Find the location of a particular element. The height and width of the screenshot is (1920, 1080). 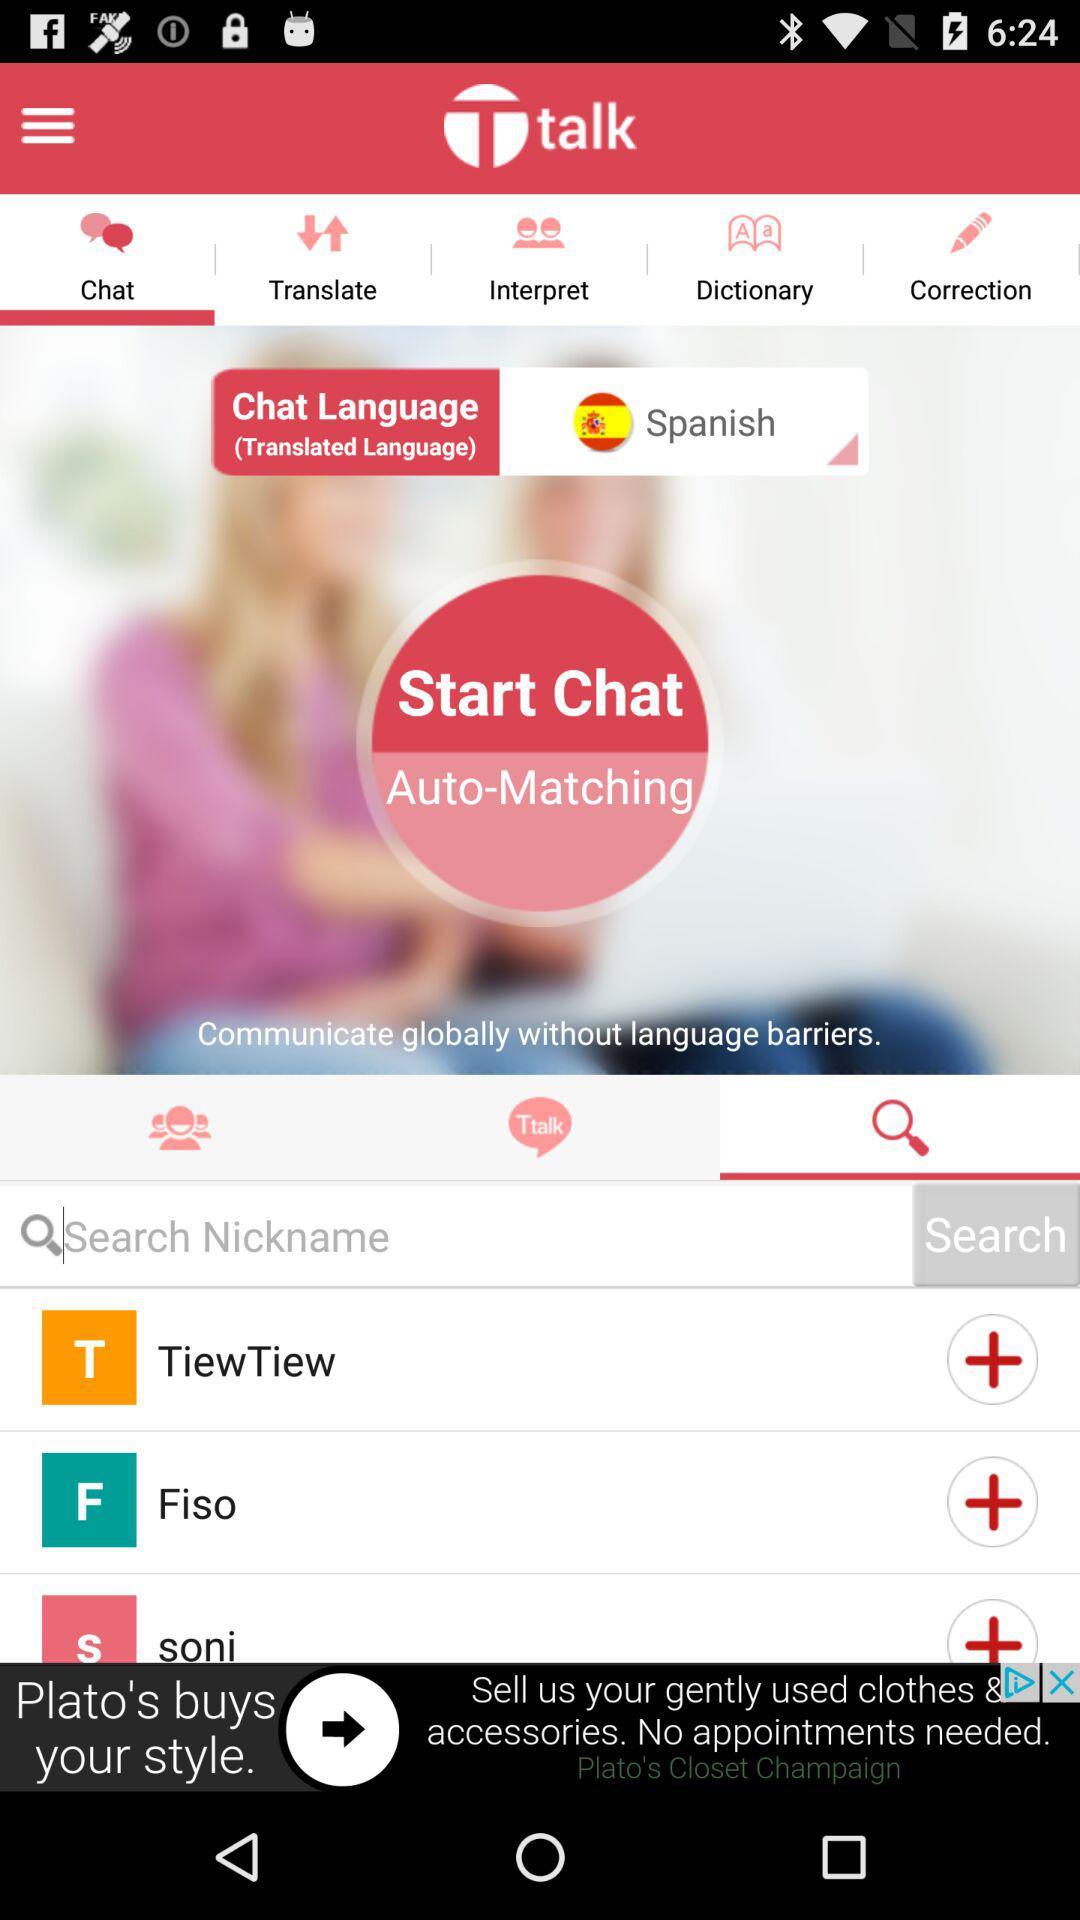

the menu icon is located at coordinates (46, 133).